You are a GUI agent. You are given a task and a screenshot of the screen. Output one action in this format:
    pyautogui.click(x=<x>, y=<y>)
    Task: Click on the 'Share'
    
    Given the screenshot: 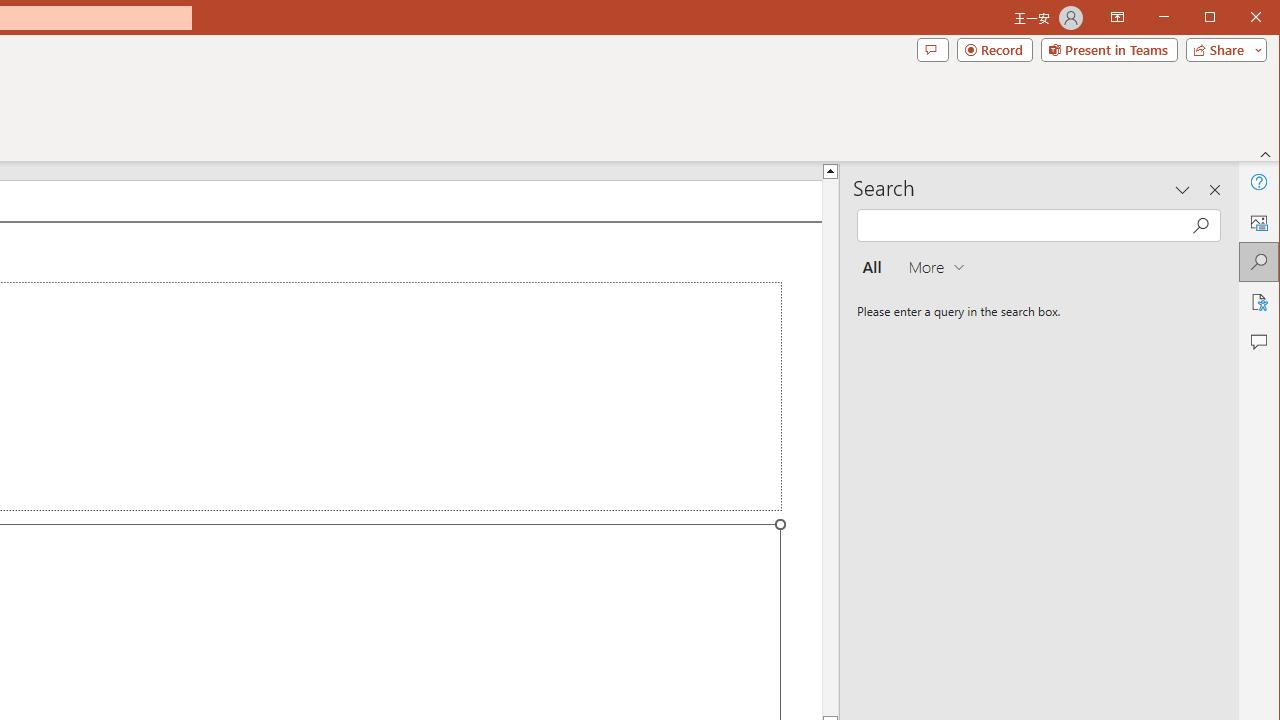 What is the action you would take?
    pyautogui.click(x=1221, y=49)
    